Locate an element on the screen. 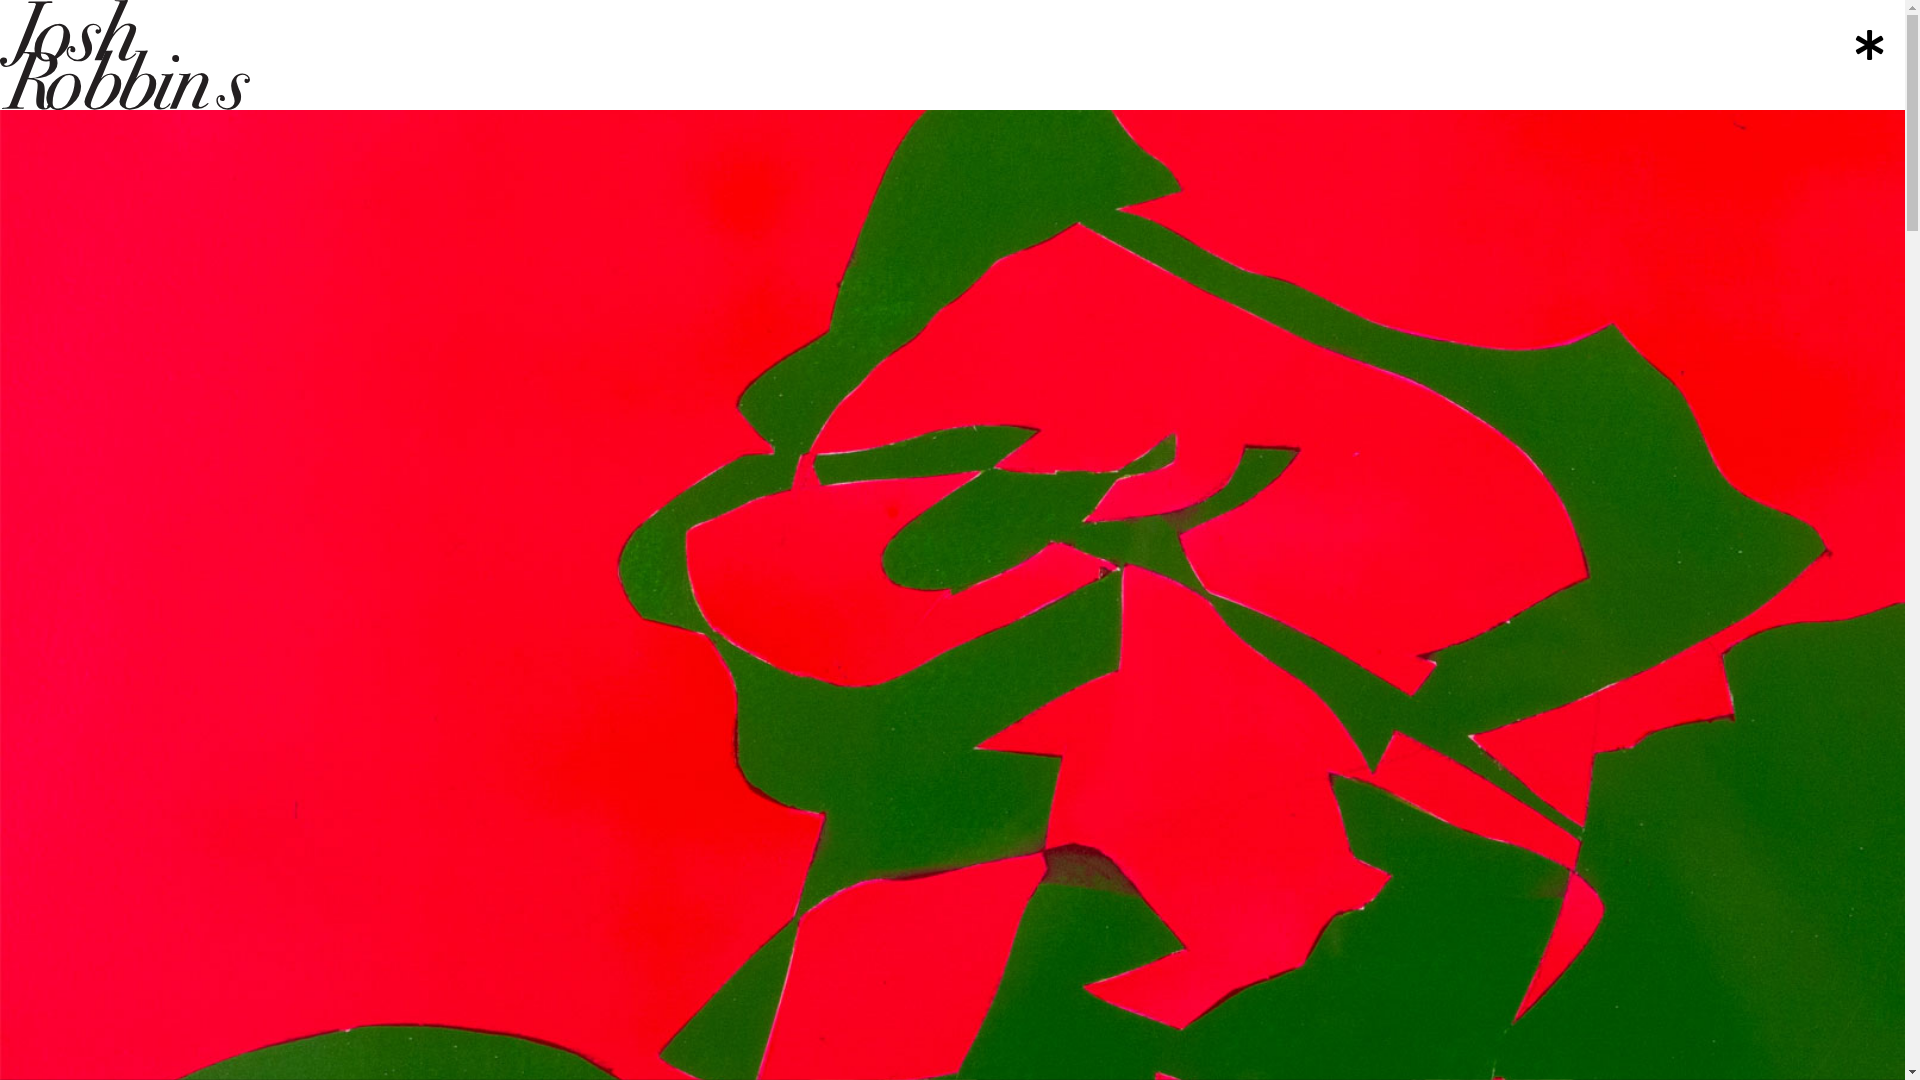 The image size is (1920, 1080). 'josh-robbins' is located at coordinates (123, 53).